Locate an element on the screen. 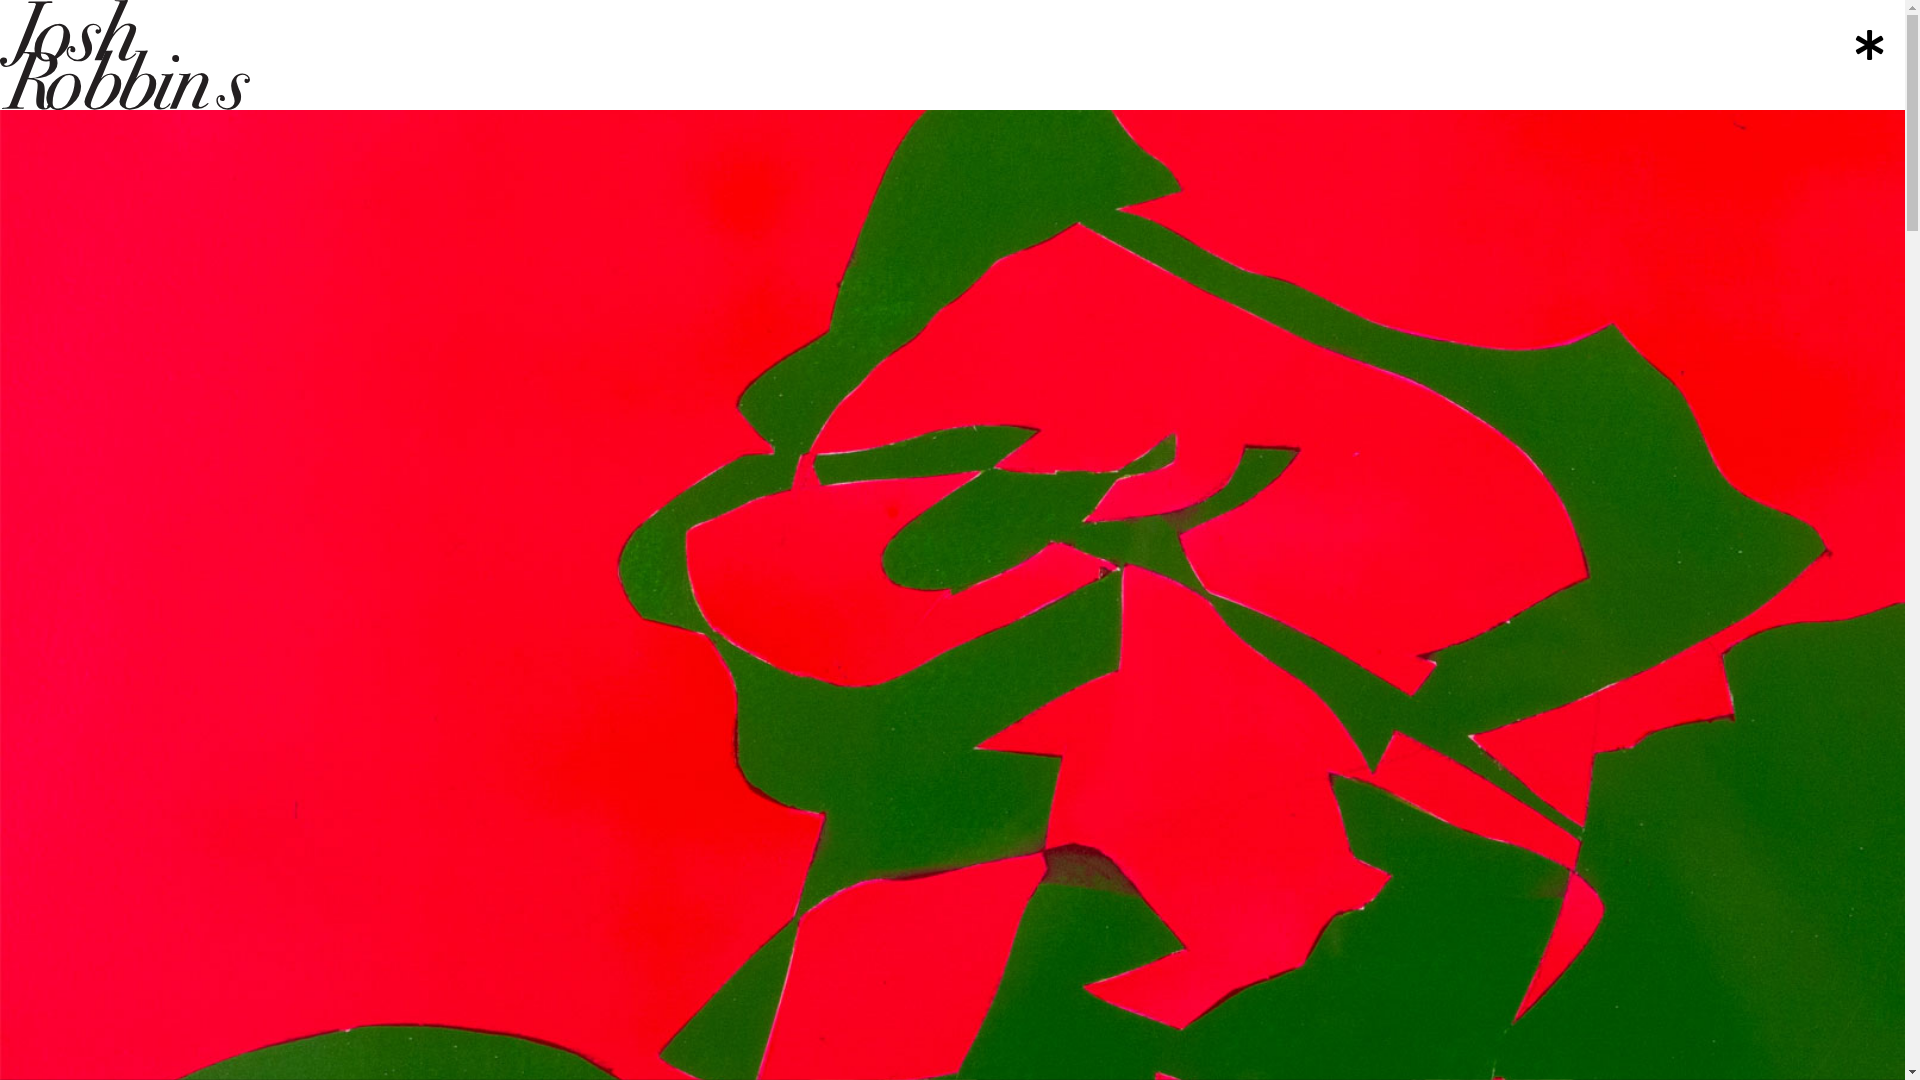 The image size is (1920, 1080). 'josh-robbins' is located at coordinates (123, 53).